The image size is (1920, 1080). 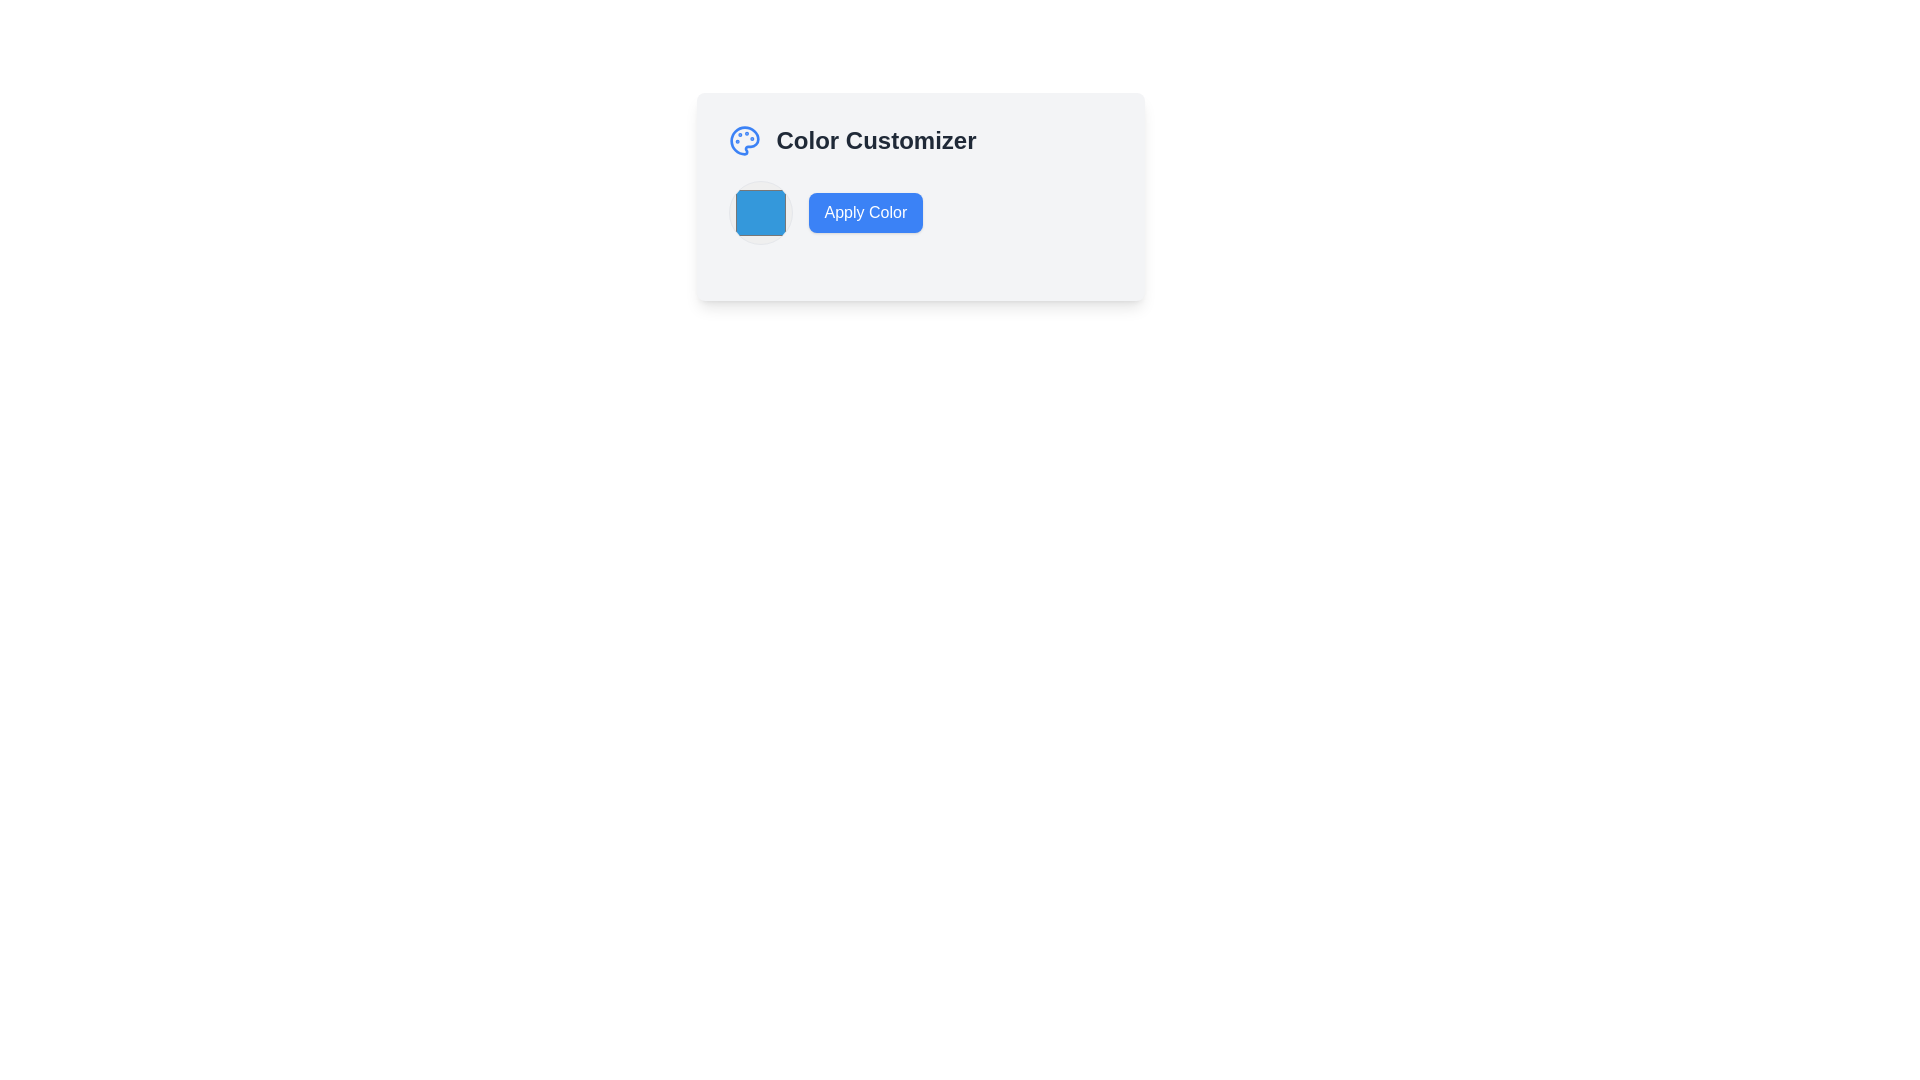 What do you see at coordinates (743, 140) in the screenshot?
I see `the decorative icon representing a palette symbol in the 'Color Customizer' component located at the top-left part of the interface` at bounding box center [743, 140].